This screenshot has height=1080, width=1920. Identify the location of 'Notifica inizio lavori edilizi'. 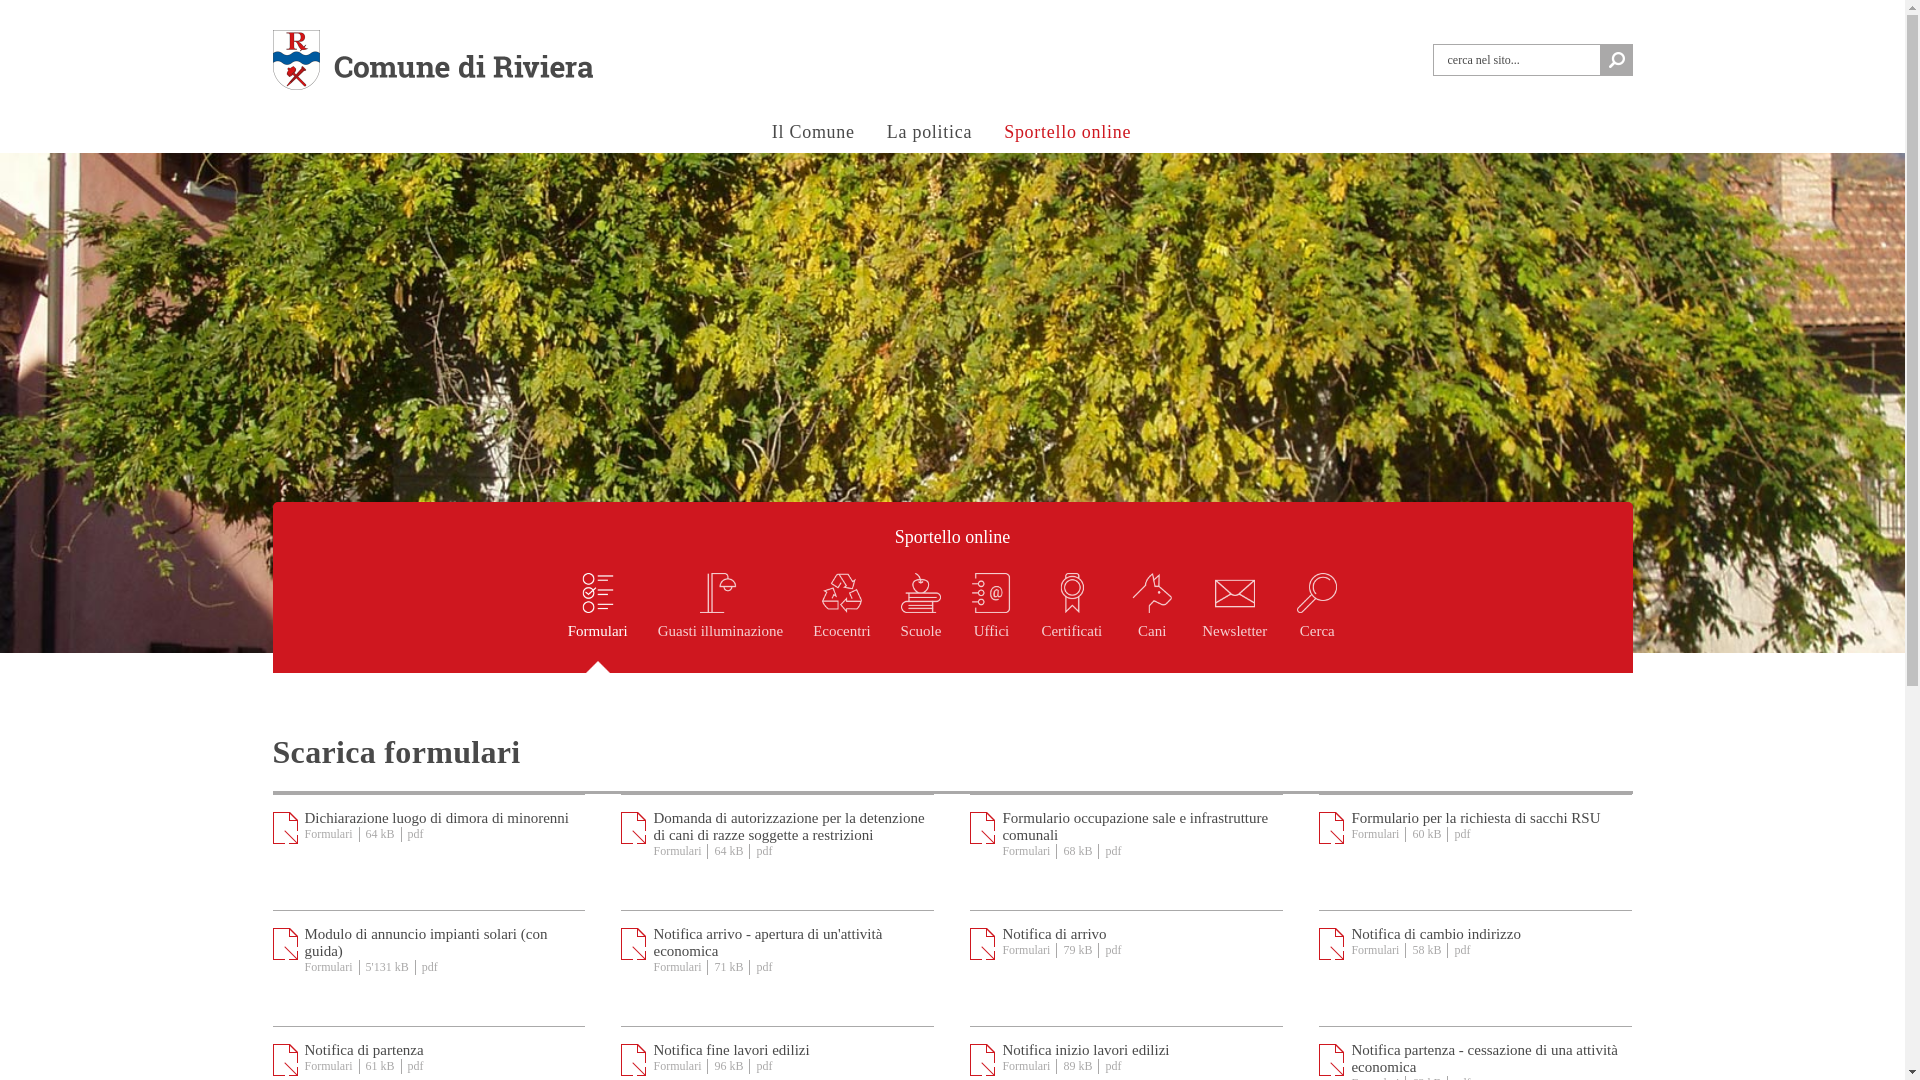
(1084, 1048).